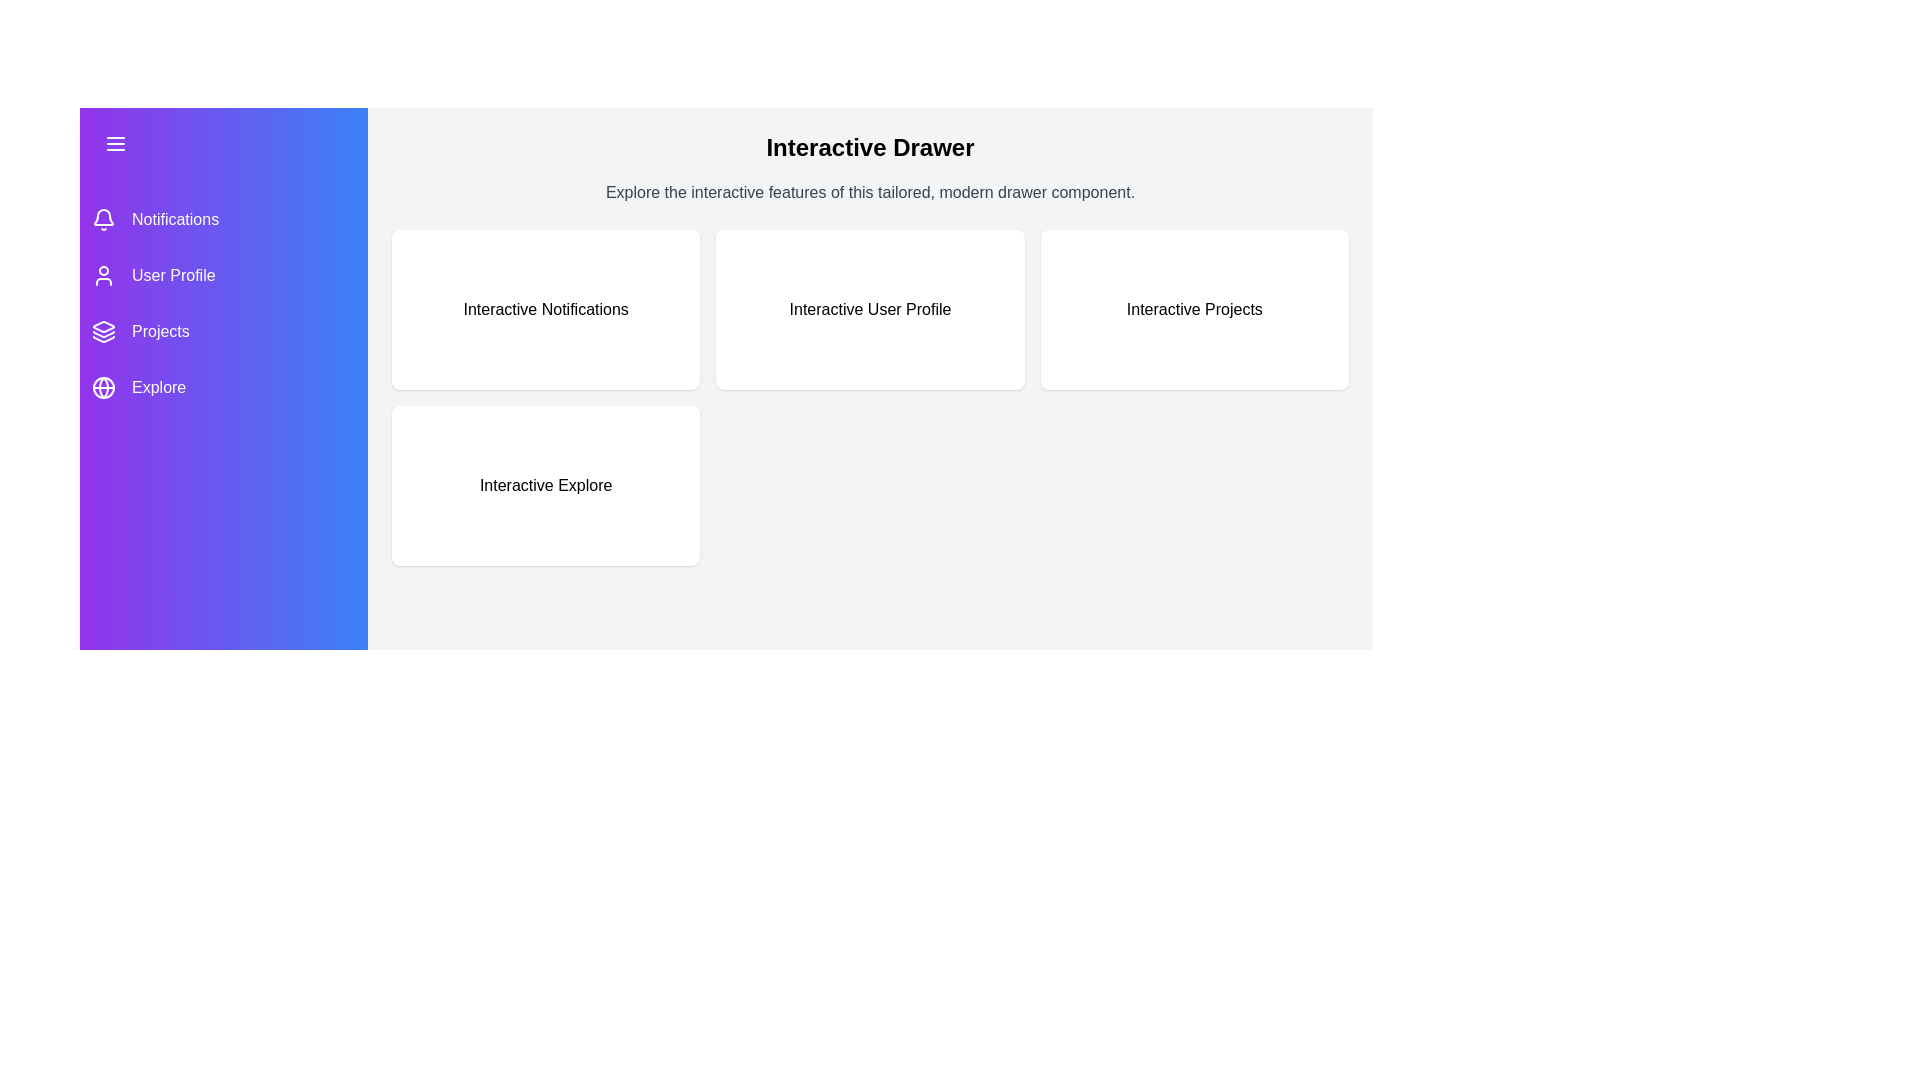 The image size is (1920, 1080). Describe the element at coordinates (224, 219) in the screenshot. I see `the menu item Notifications` at that location.